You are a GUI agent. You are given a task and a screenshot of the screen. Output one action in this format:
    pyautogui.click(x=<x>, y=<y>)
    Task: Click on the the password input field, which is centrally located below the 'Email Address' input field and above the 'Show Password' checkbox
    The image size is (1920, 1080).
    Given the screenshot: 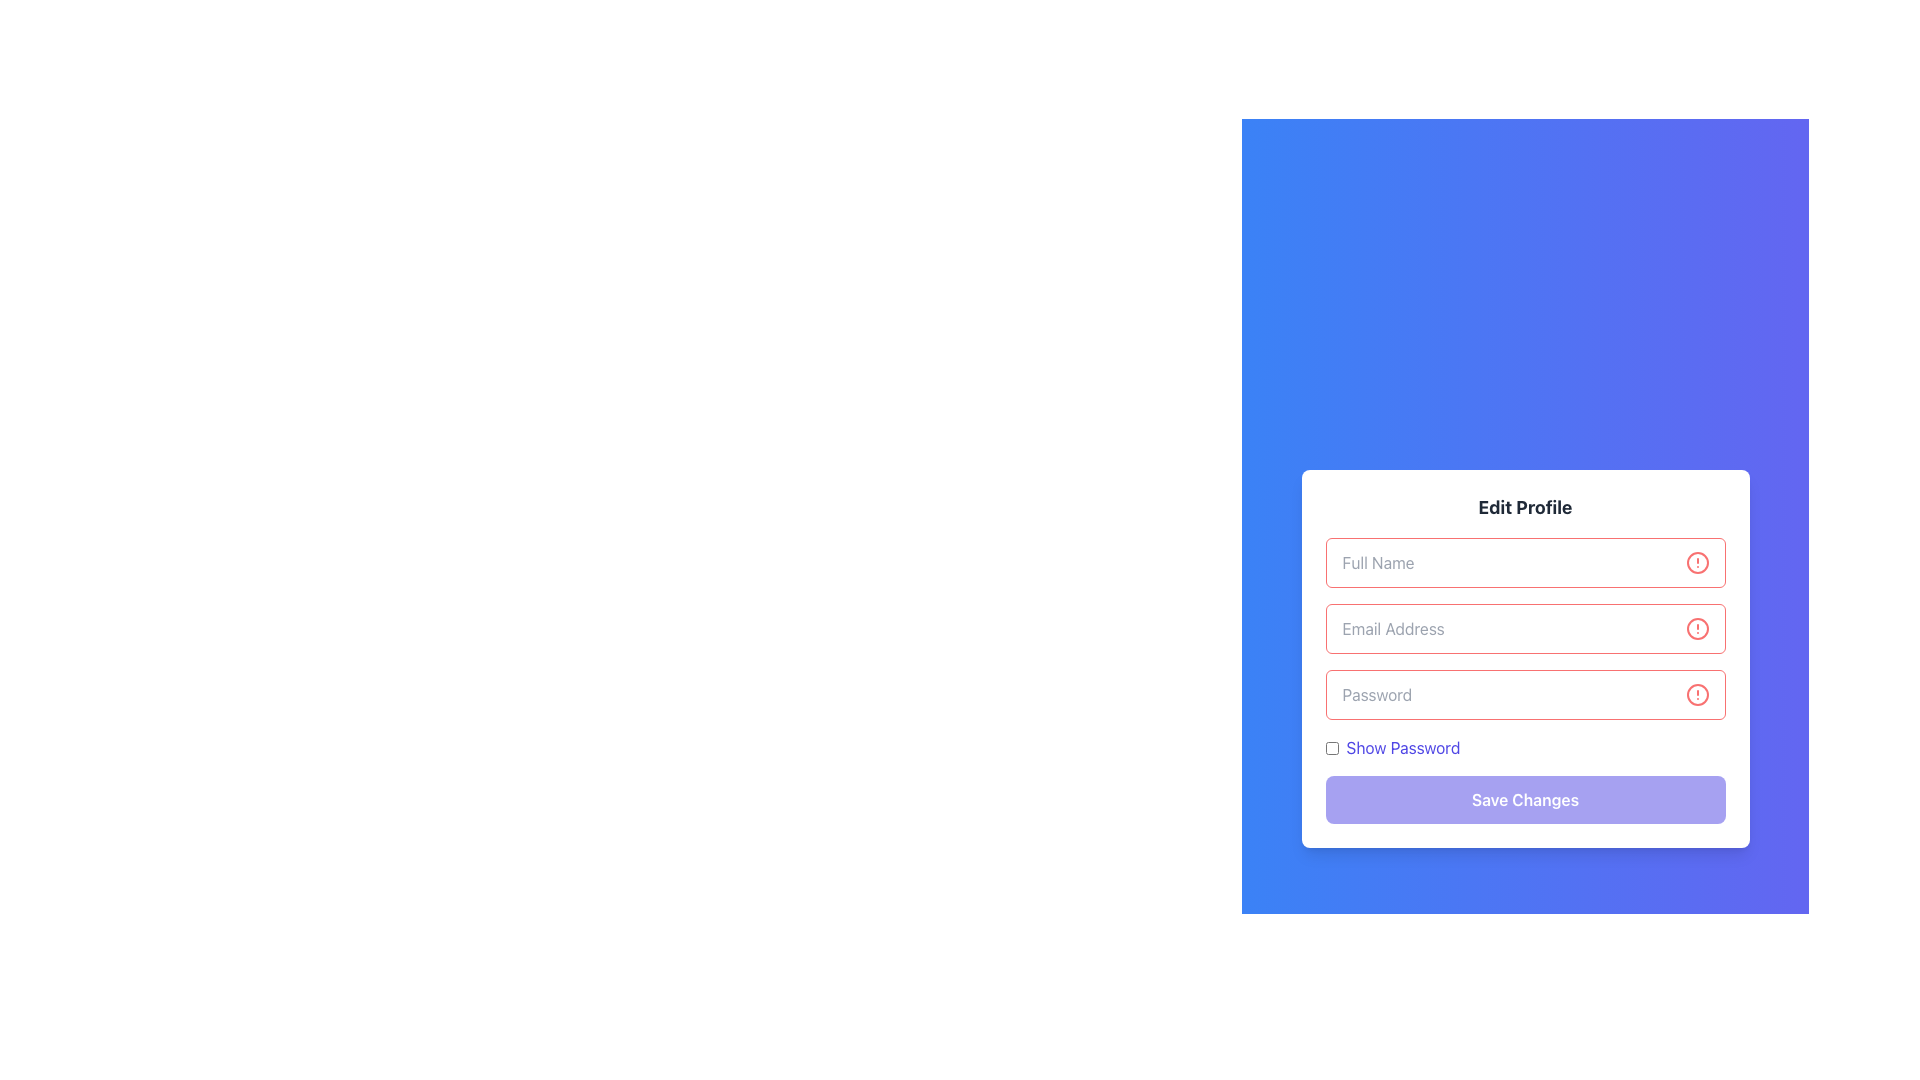 What is the action you would take?
    pyautogui.click(x=1524, y=680)
    